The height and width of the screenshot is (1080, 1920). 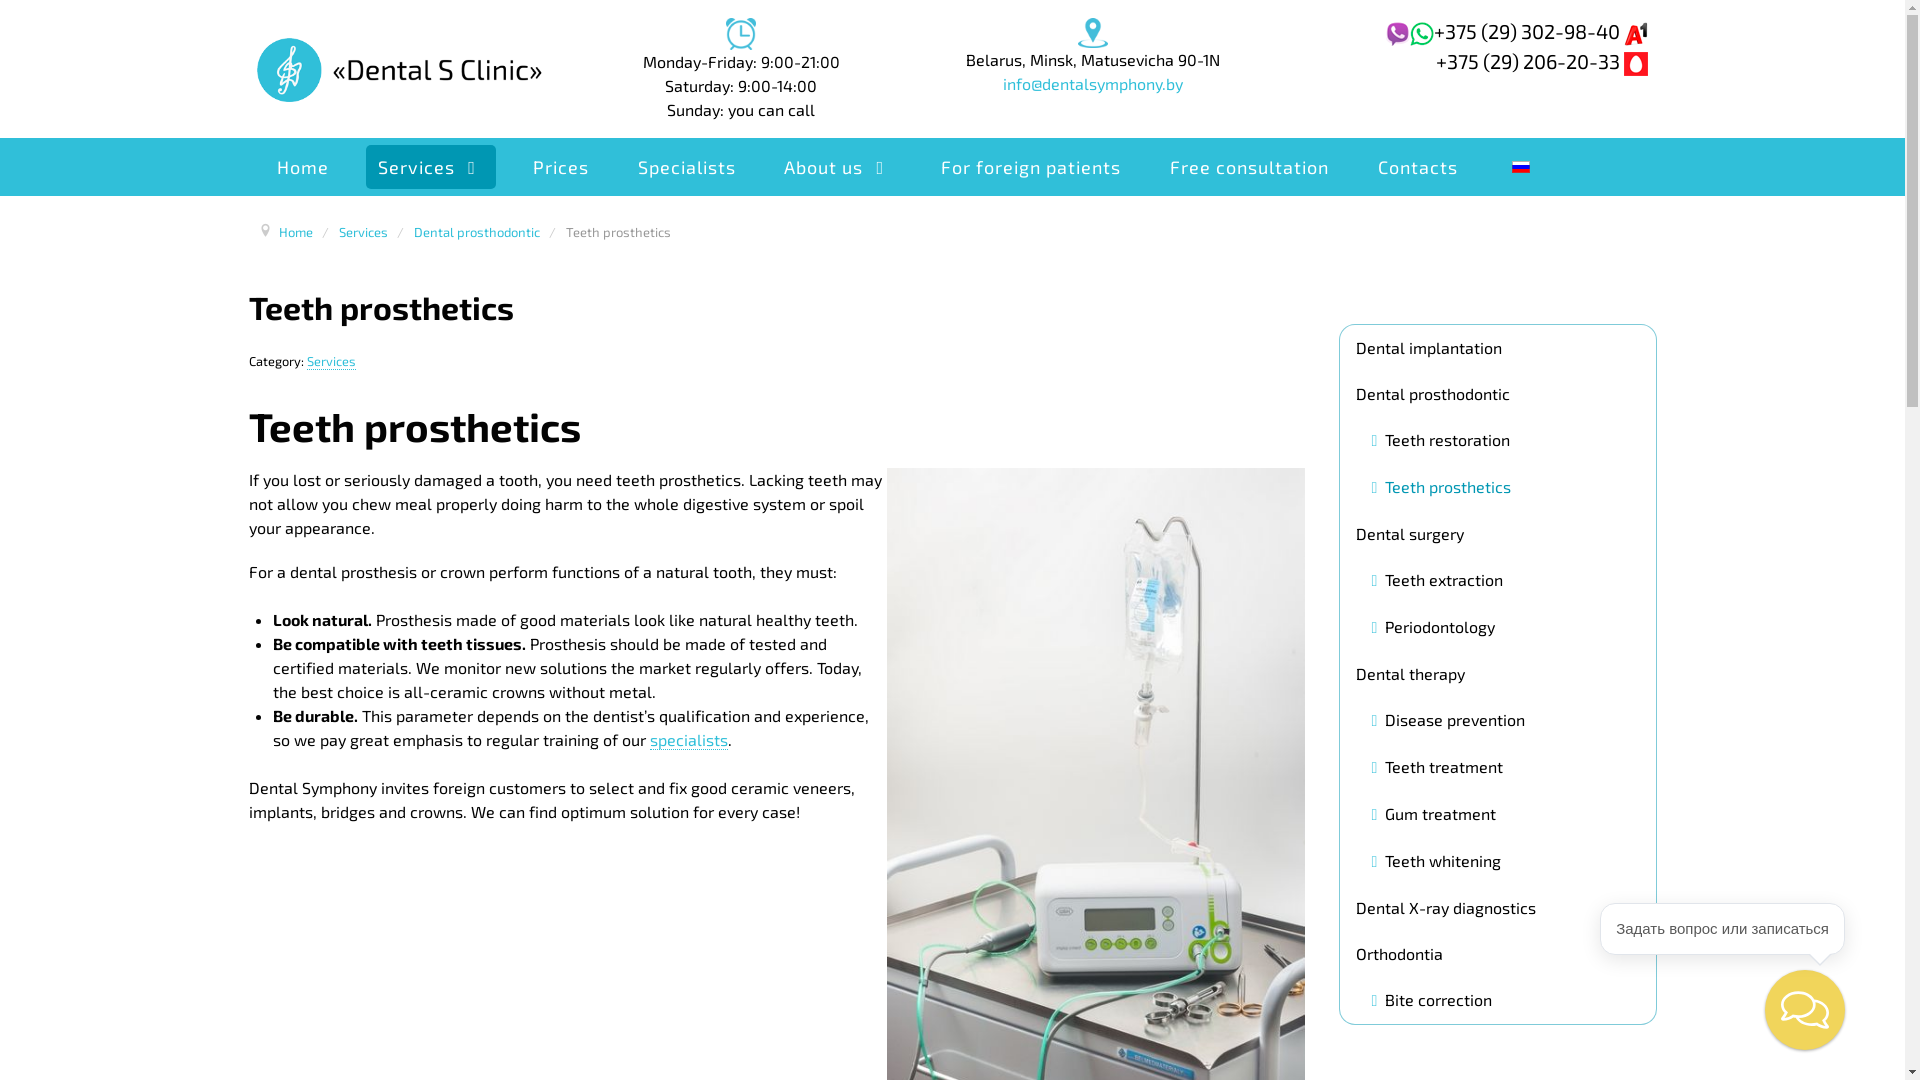 What do you see at coordinates (689, 740) in the screenshot?
I see `'specialists'` at bounding box center [689, 740].